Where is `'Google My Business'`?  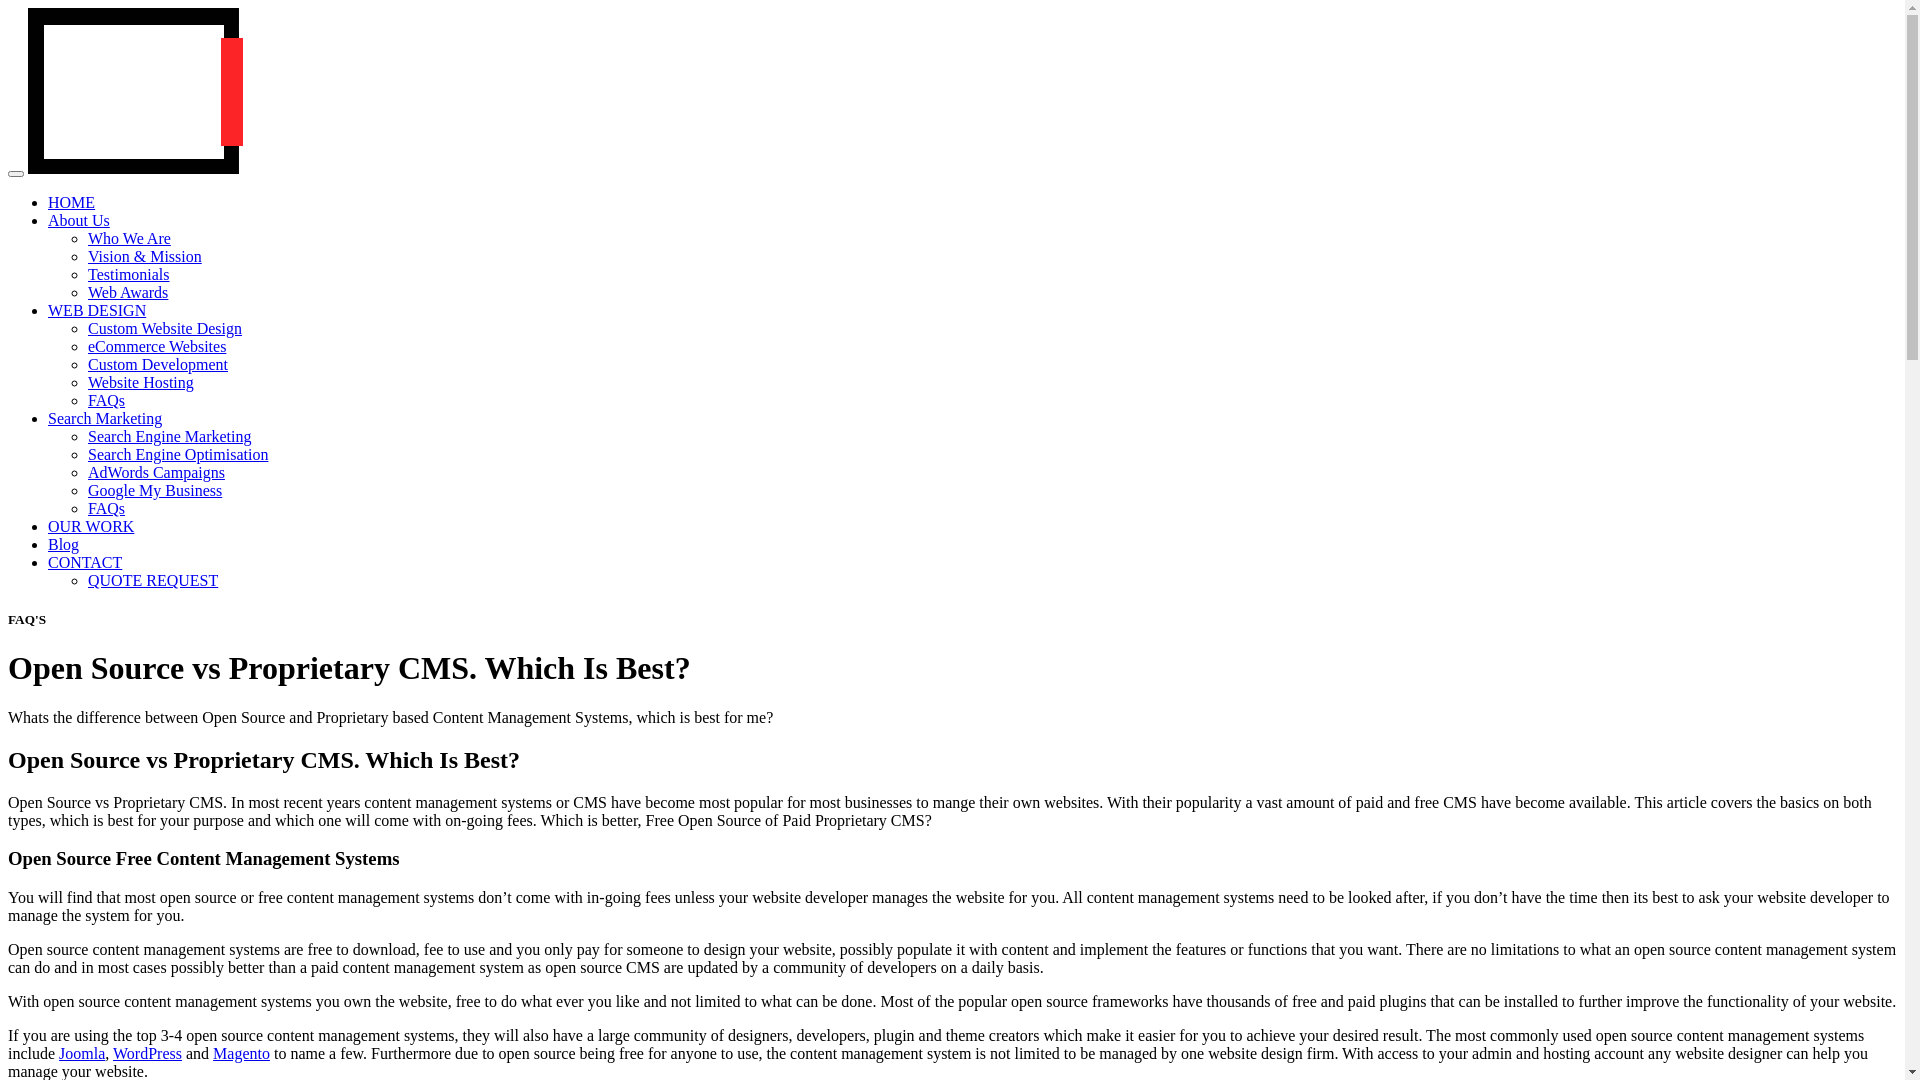 'Google My Business' is located at coordinates (153, 490).